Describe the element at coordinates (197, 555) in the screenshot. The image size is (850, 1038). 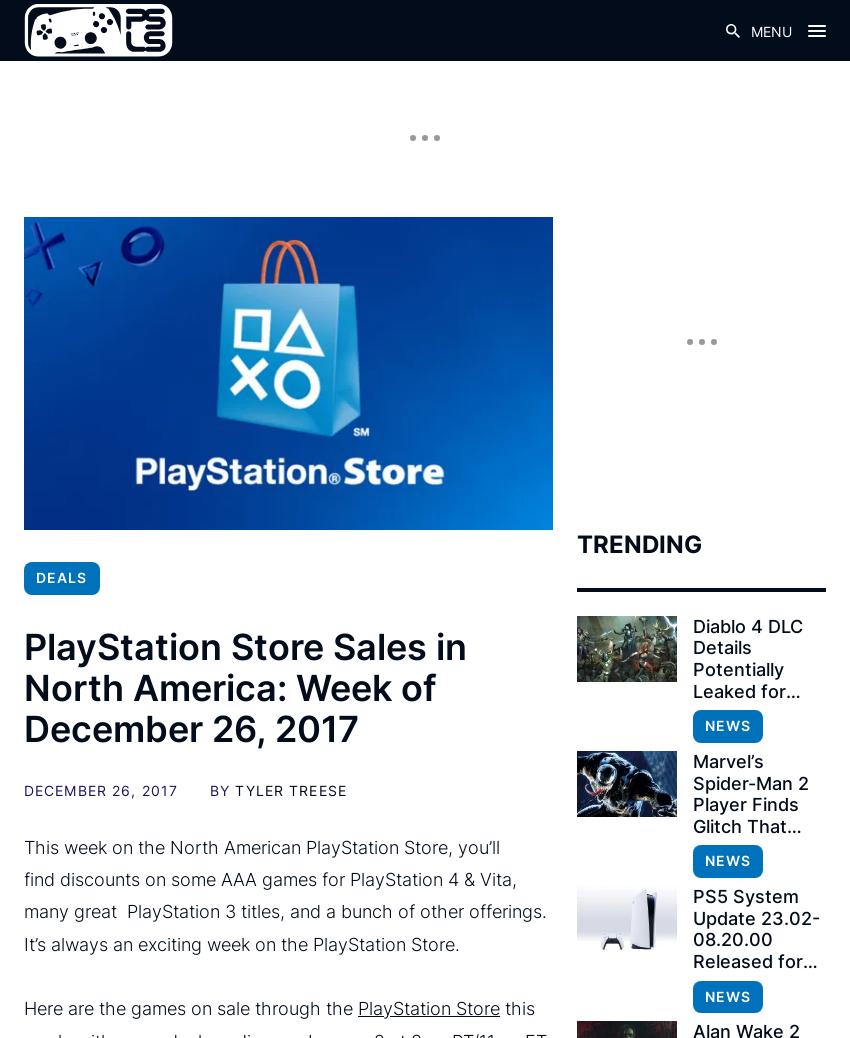
I see `'DYING: Reborn – $1.49'` at that location.